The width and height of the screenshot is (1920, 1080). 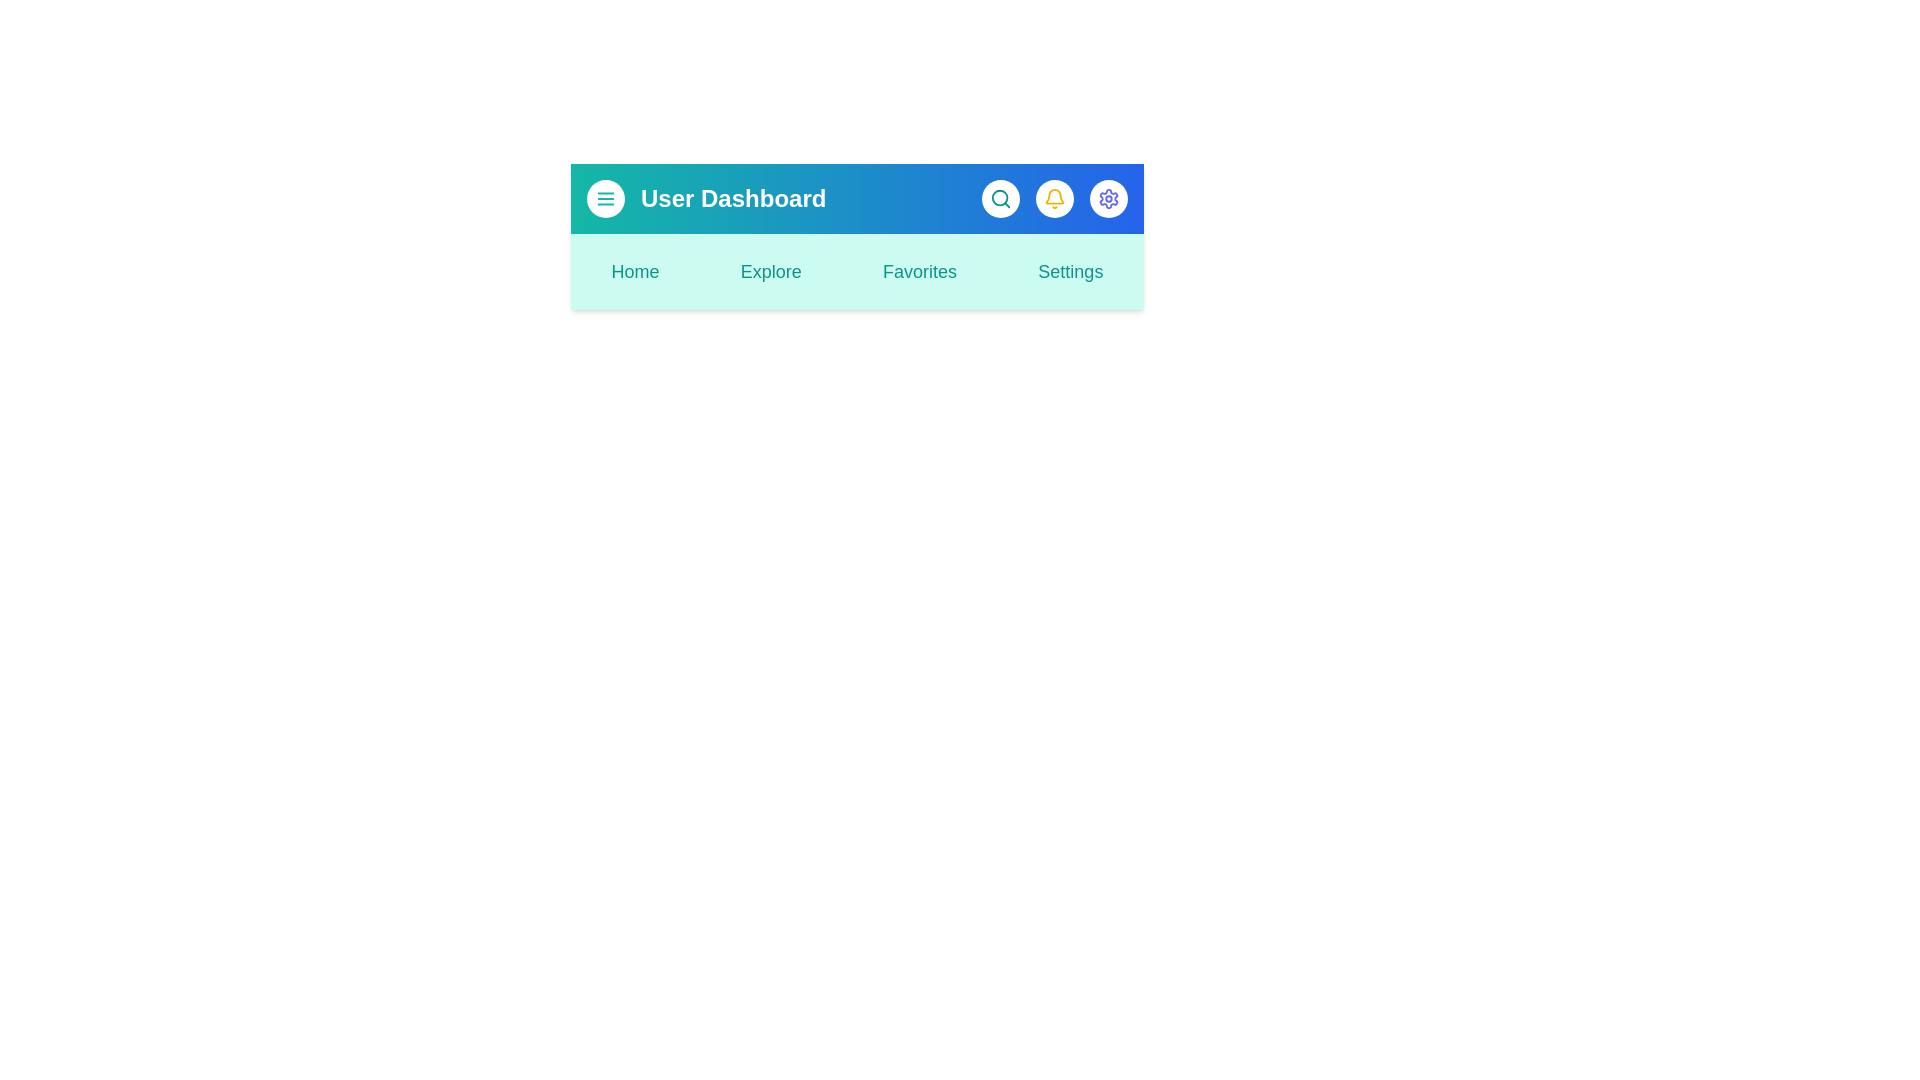 What do you see at coordinates (1069, 272) in the screenshot?
I see `the navigation link corresponding to Settings` at bounding box center [1069, 272].